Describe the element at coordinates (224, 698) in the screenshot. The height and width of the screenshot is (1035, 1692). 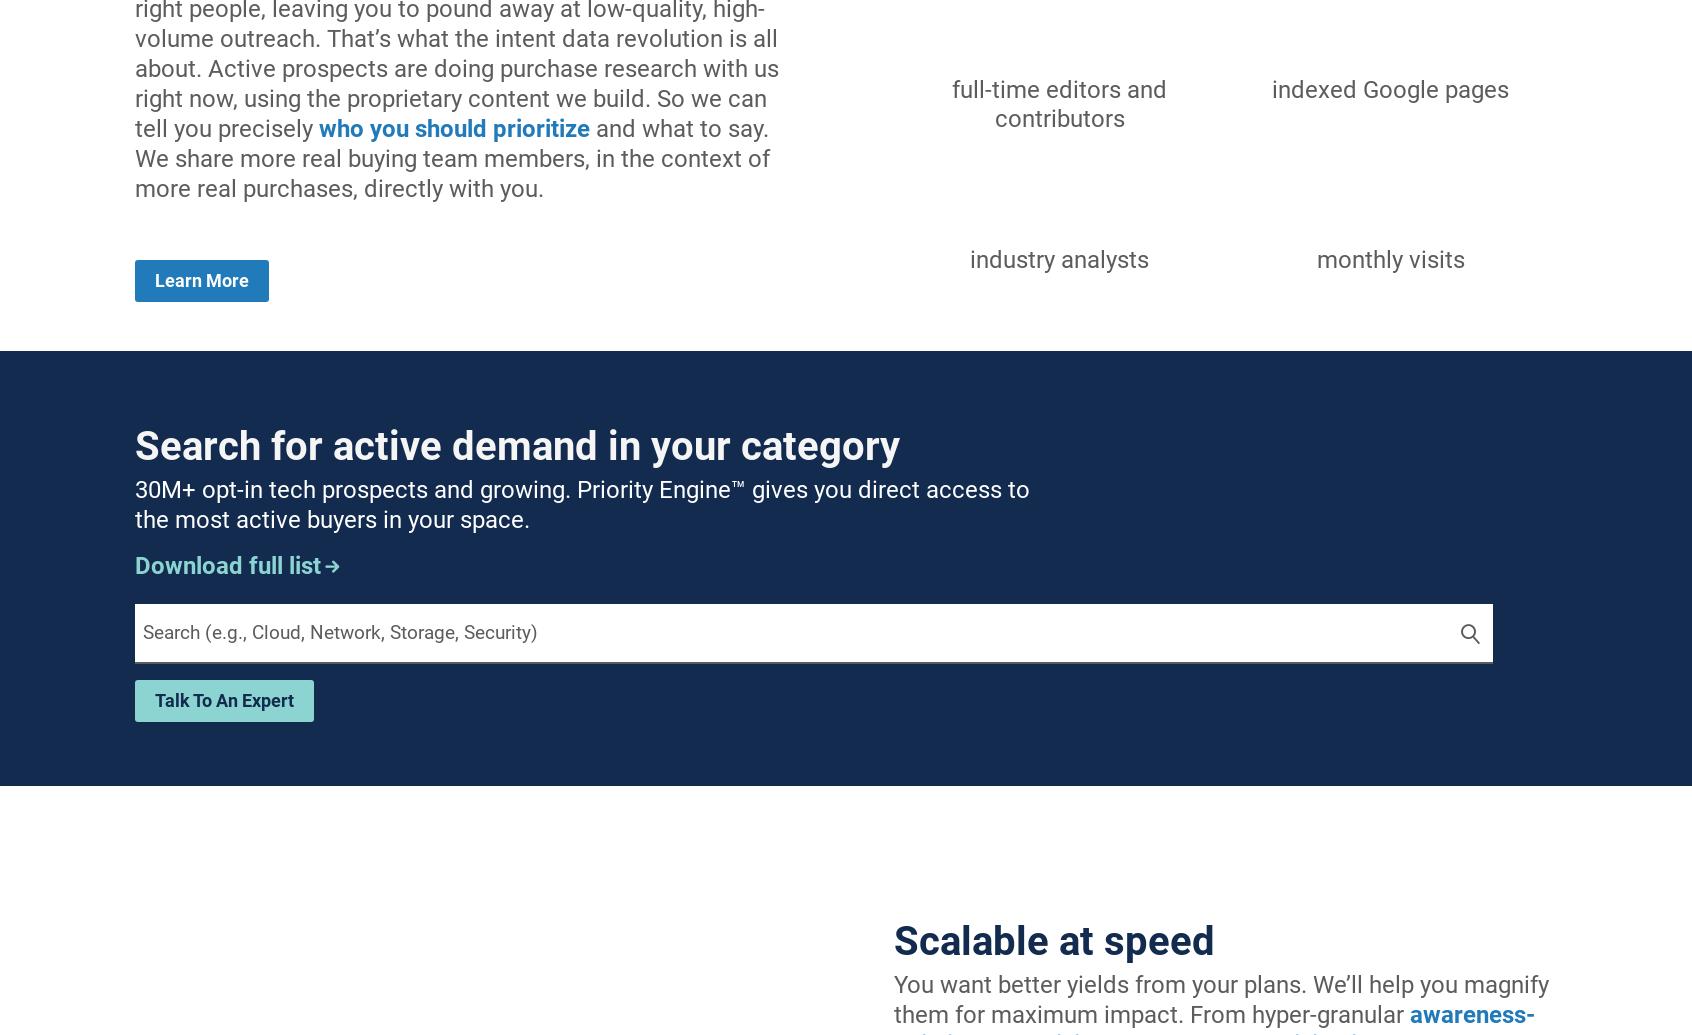
I see `'talk to an expert'` at that location.